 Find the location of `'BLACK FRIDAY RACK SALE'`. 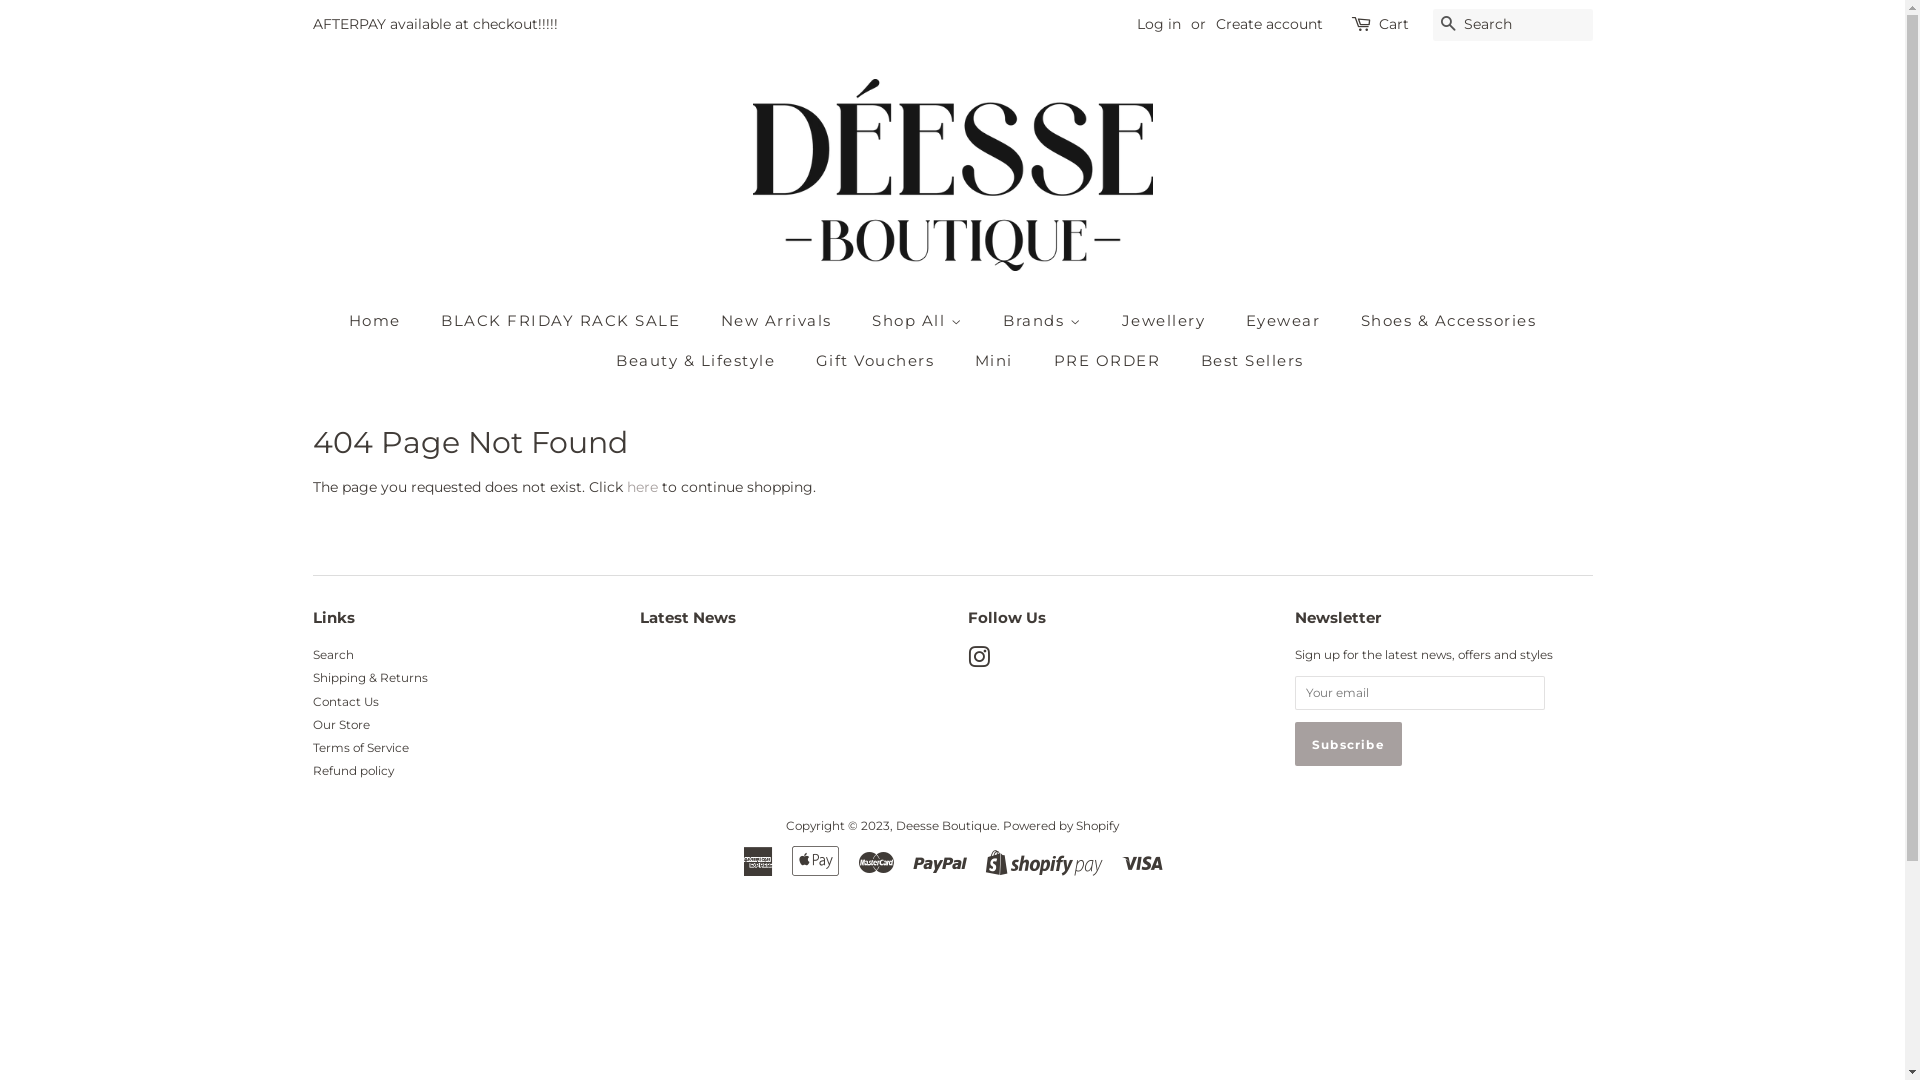

'BLACK FRIDAY RACK SALE' is located at coordinates (561, 319).